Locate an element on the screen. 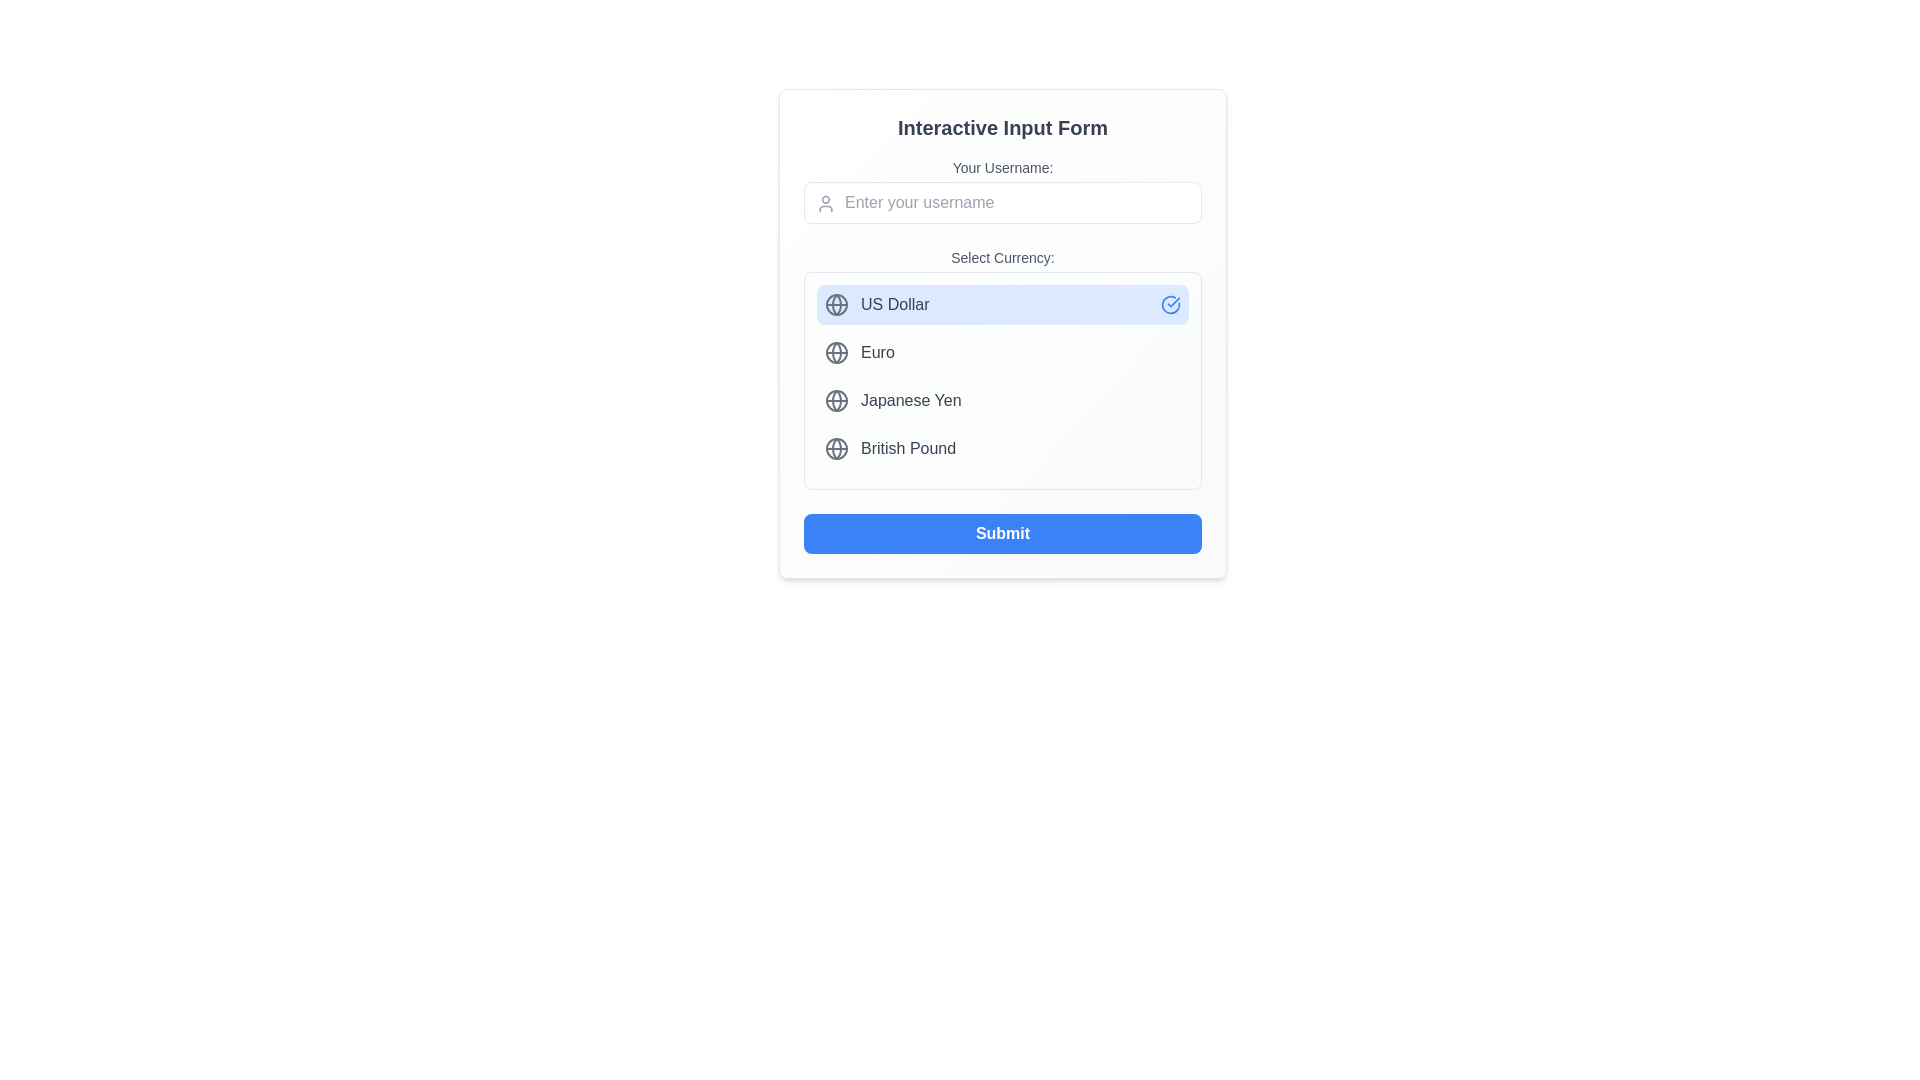 The height and width of the screenshot is (1080, 1920). the circular SVG element within the globe icon representing currency options, located adjacent to the 'US Dollar' label is located at coordinates (836, 304).